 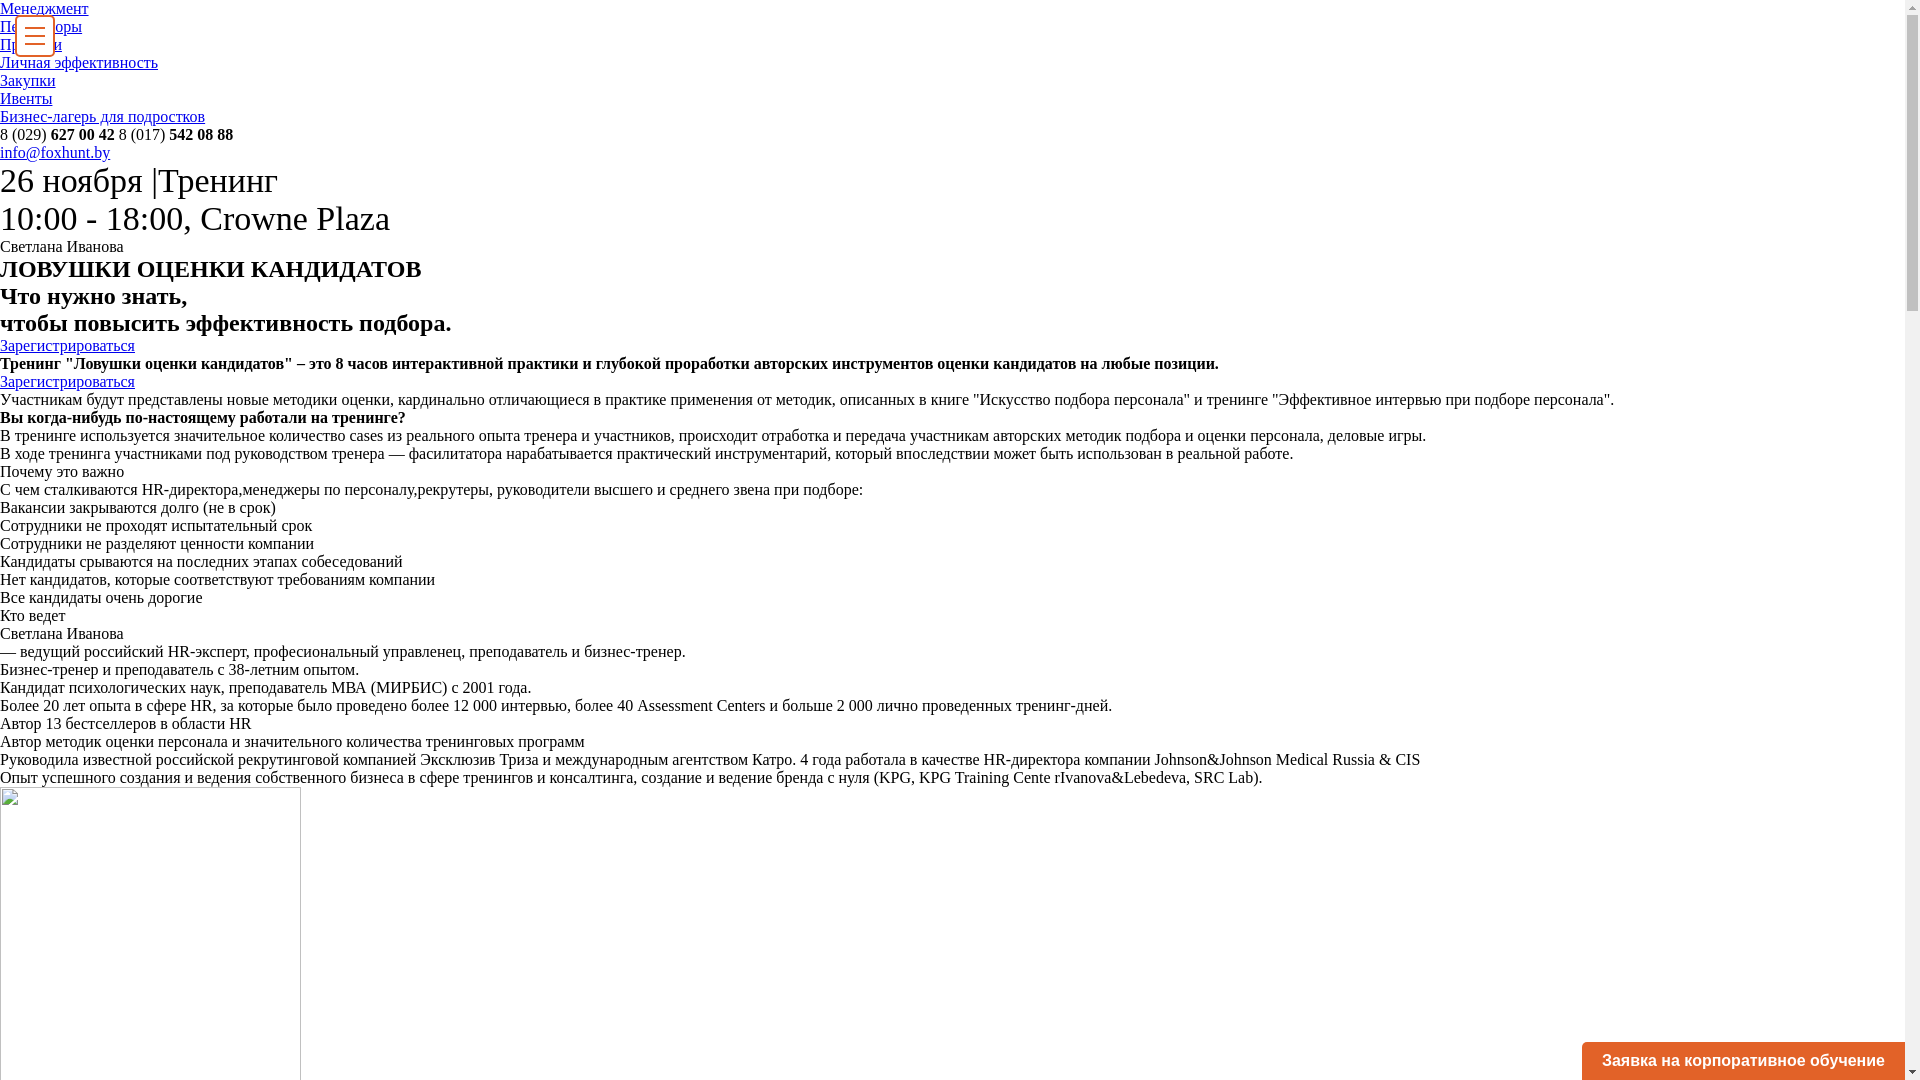 I want to click on 'info@foxhunt.by', so click(x=54, y=151).